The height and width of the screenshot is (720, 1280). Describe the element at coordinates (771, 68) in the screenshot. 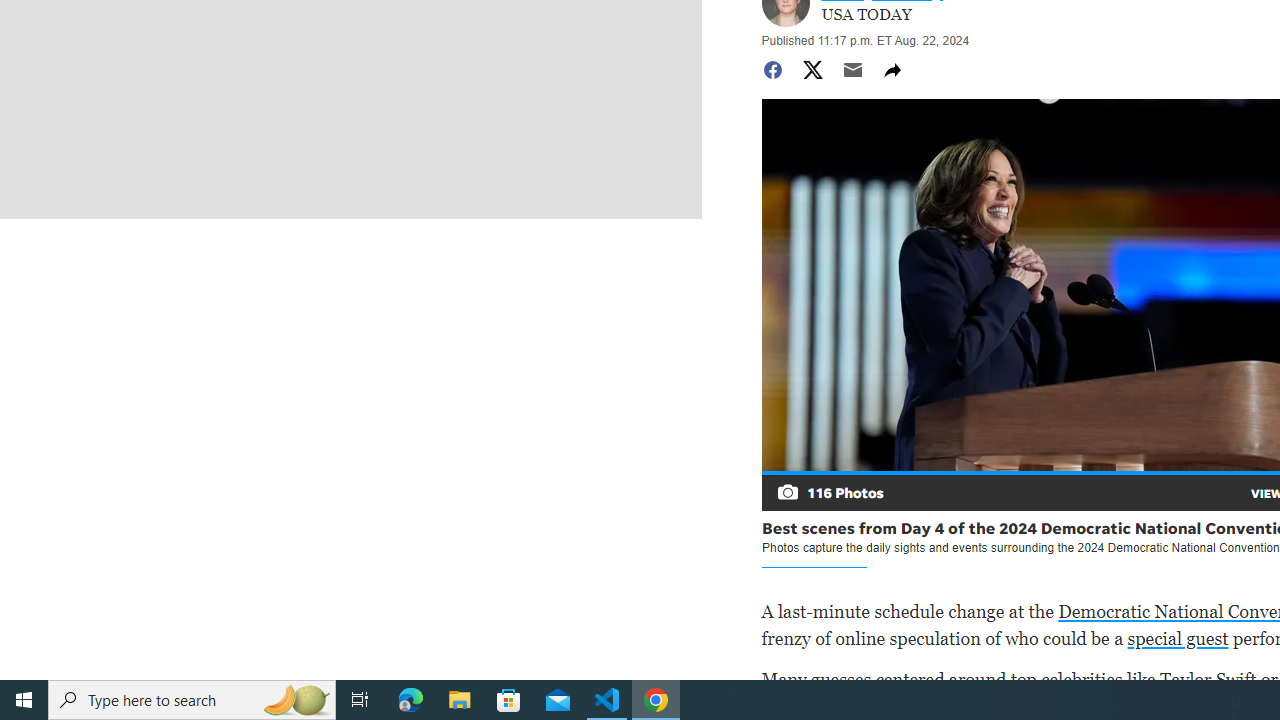

I see `'Share to Facebook'` at that location.